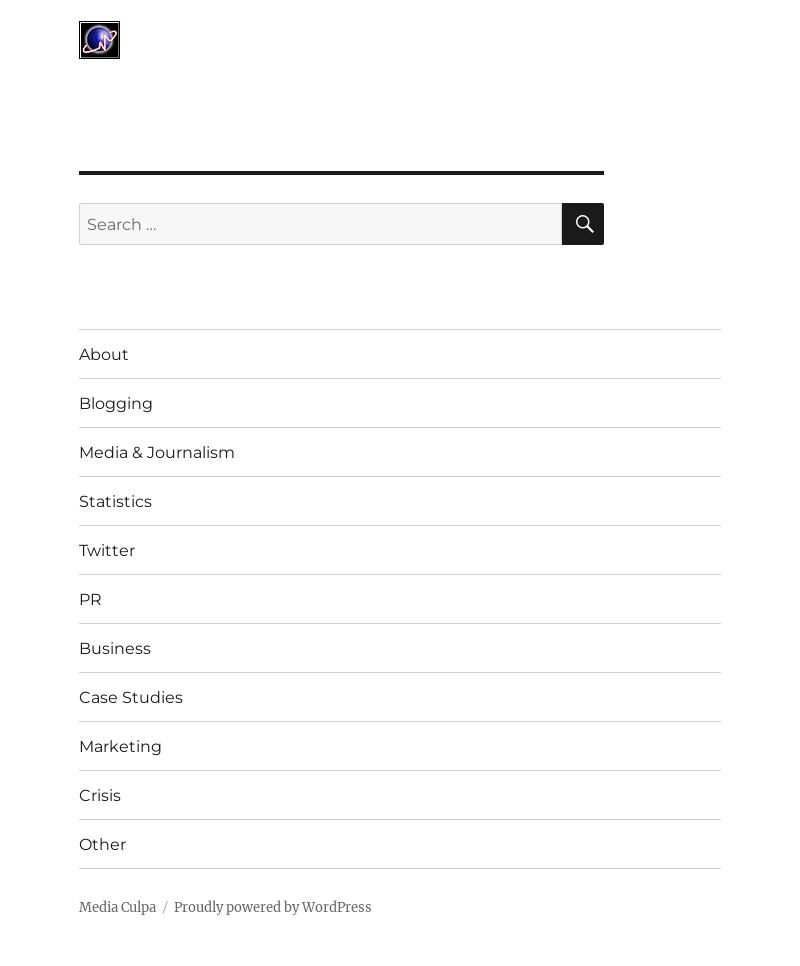  I want to click on 'Media Culpa', so click(79, 906).